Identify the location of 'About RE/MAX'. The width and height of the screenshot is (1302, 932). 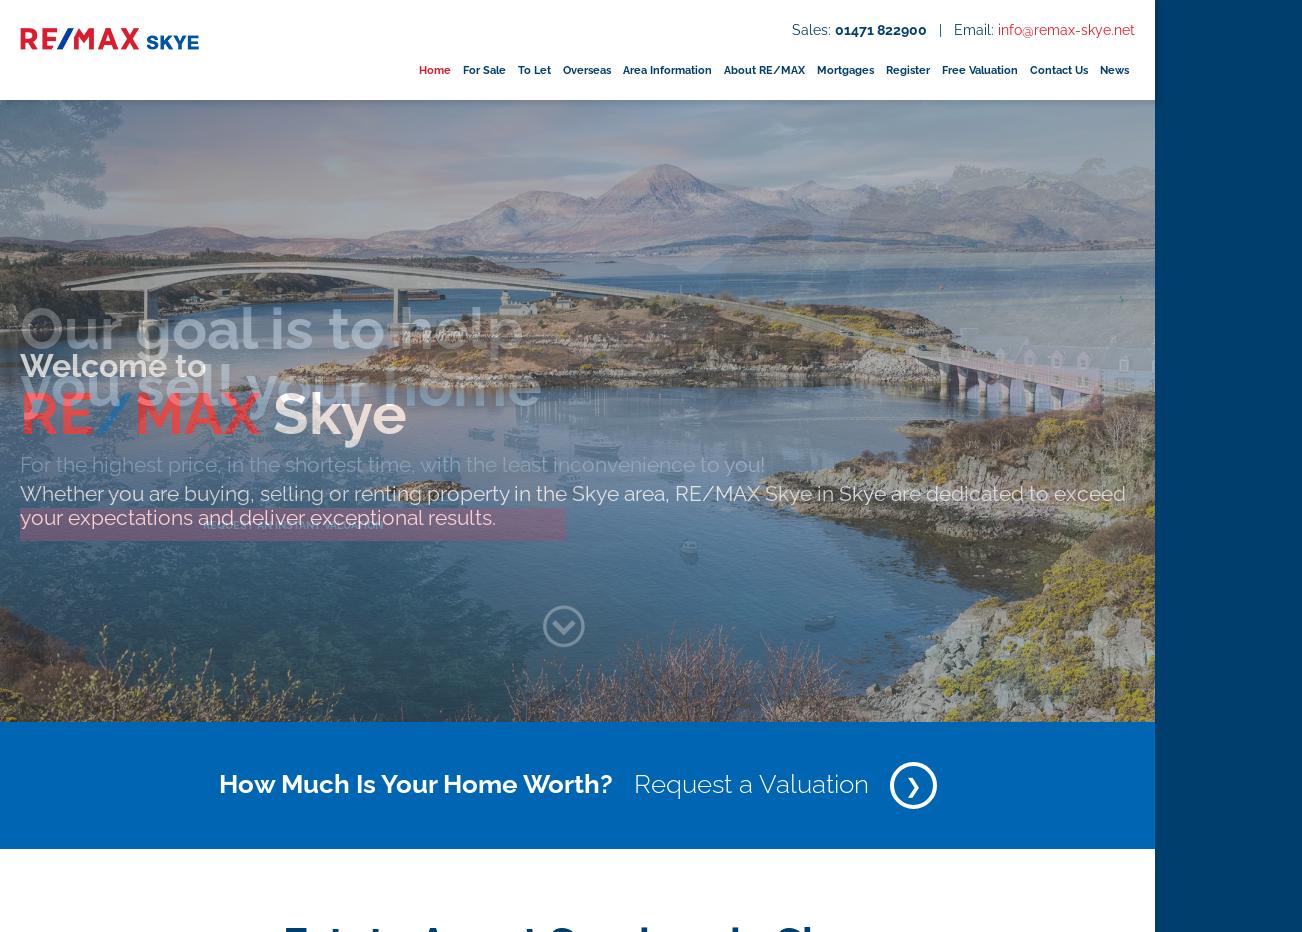
(762, 69).